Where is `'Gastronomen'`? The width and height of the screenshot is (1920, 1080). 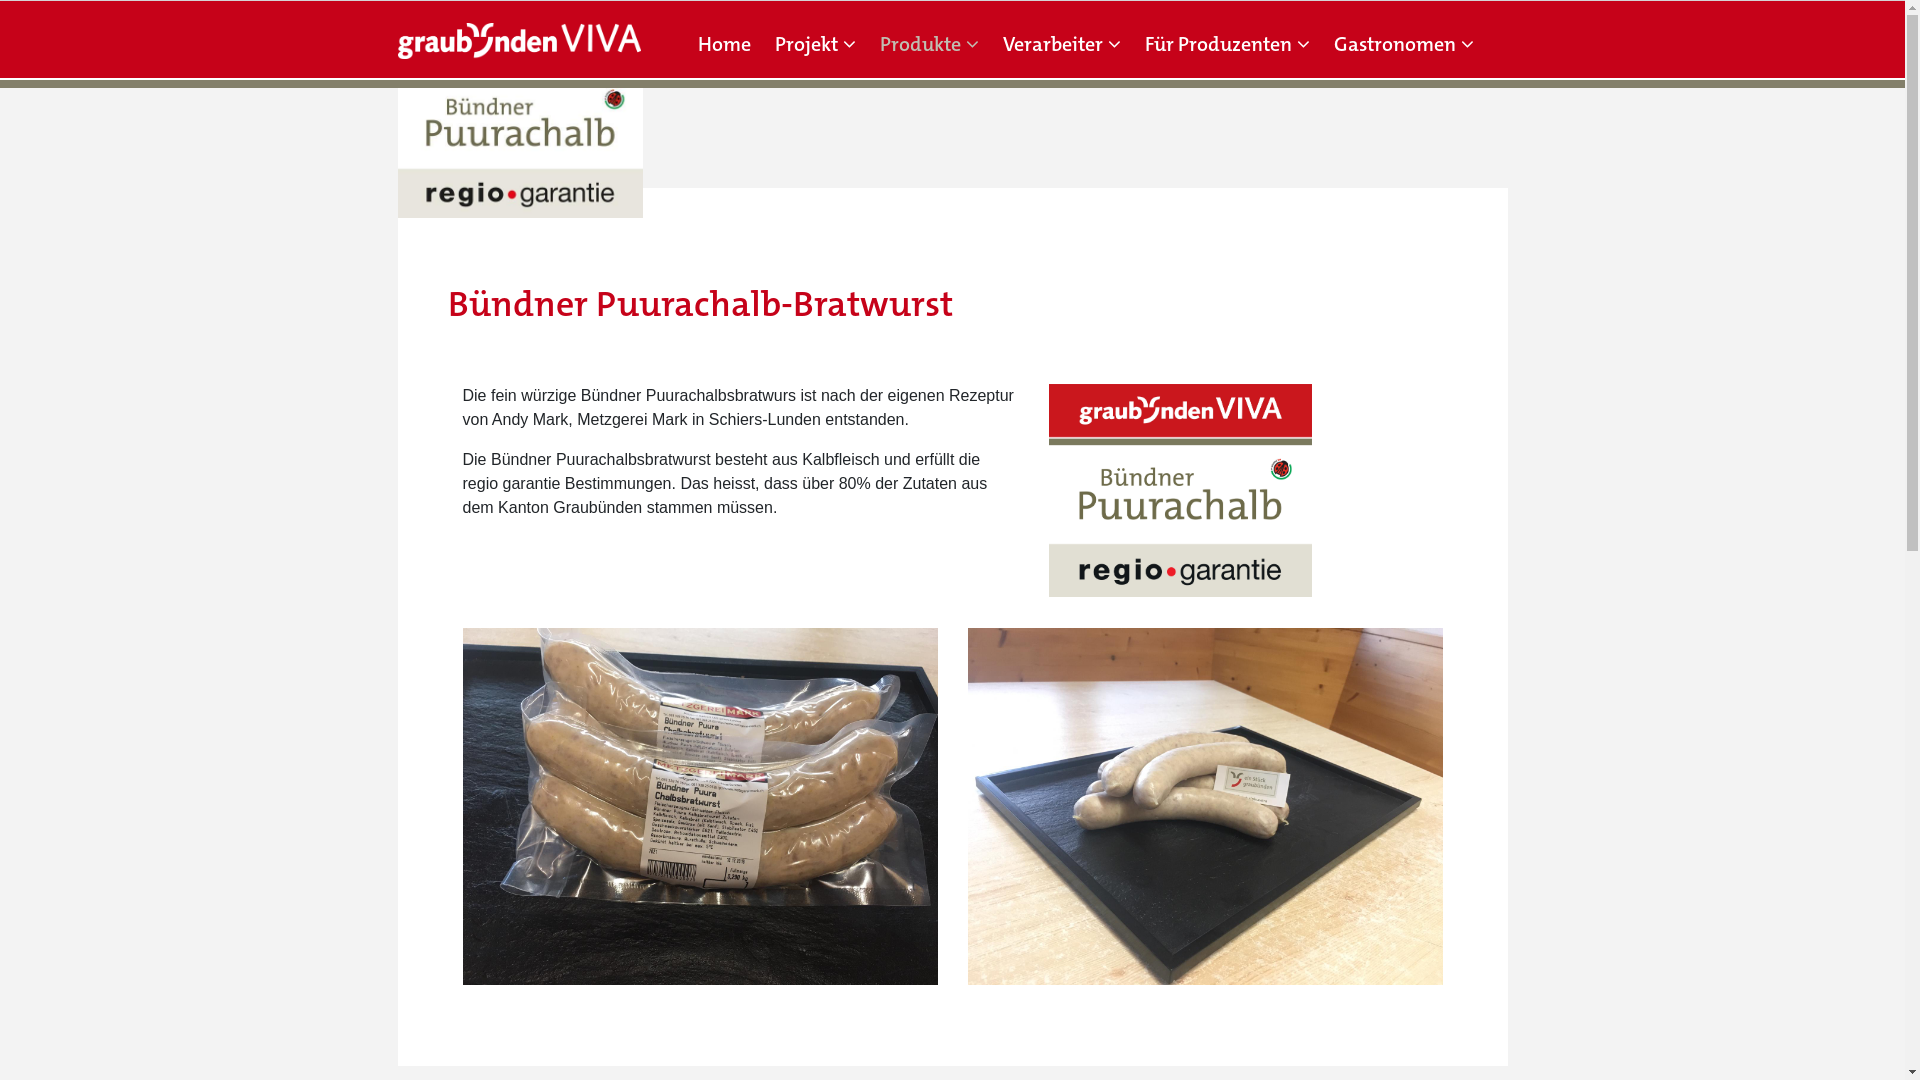
'Gastronomen' is located at coordinates (1402, 43).